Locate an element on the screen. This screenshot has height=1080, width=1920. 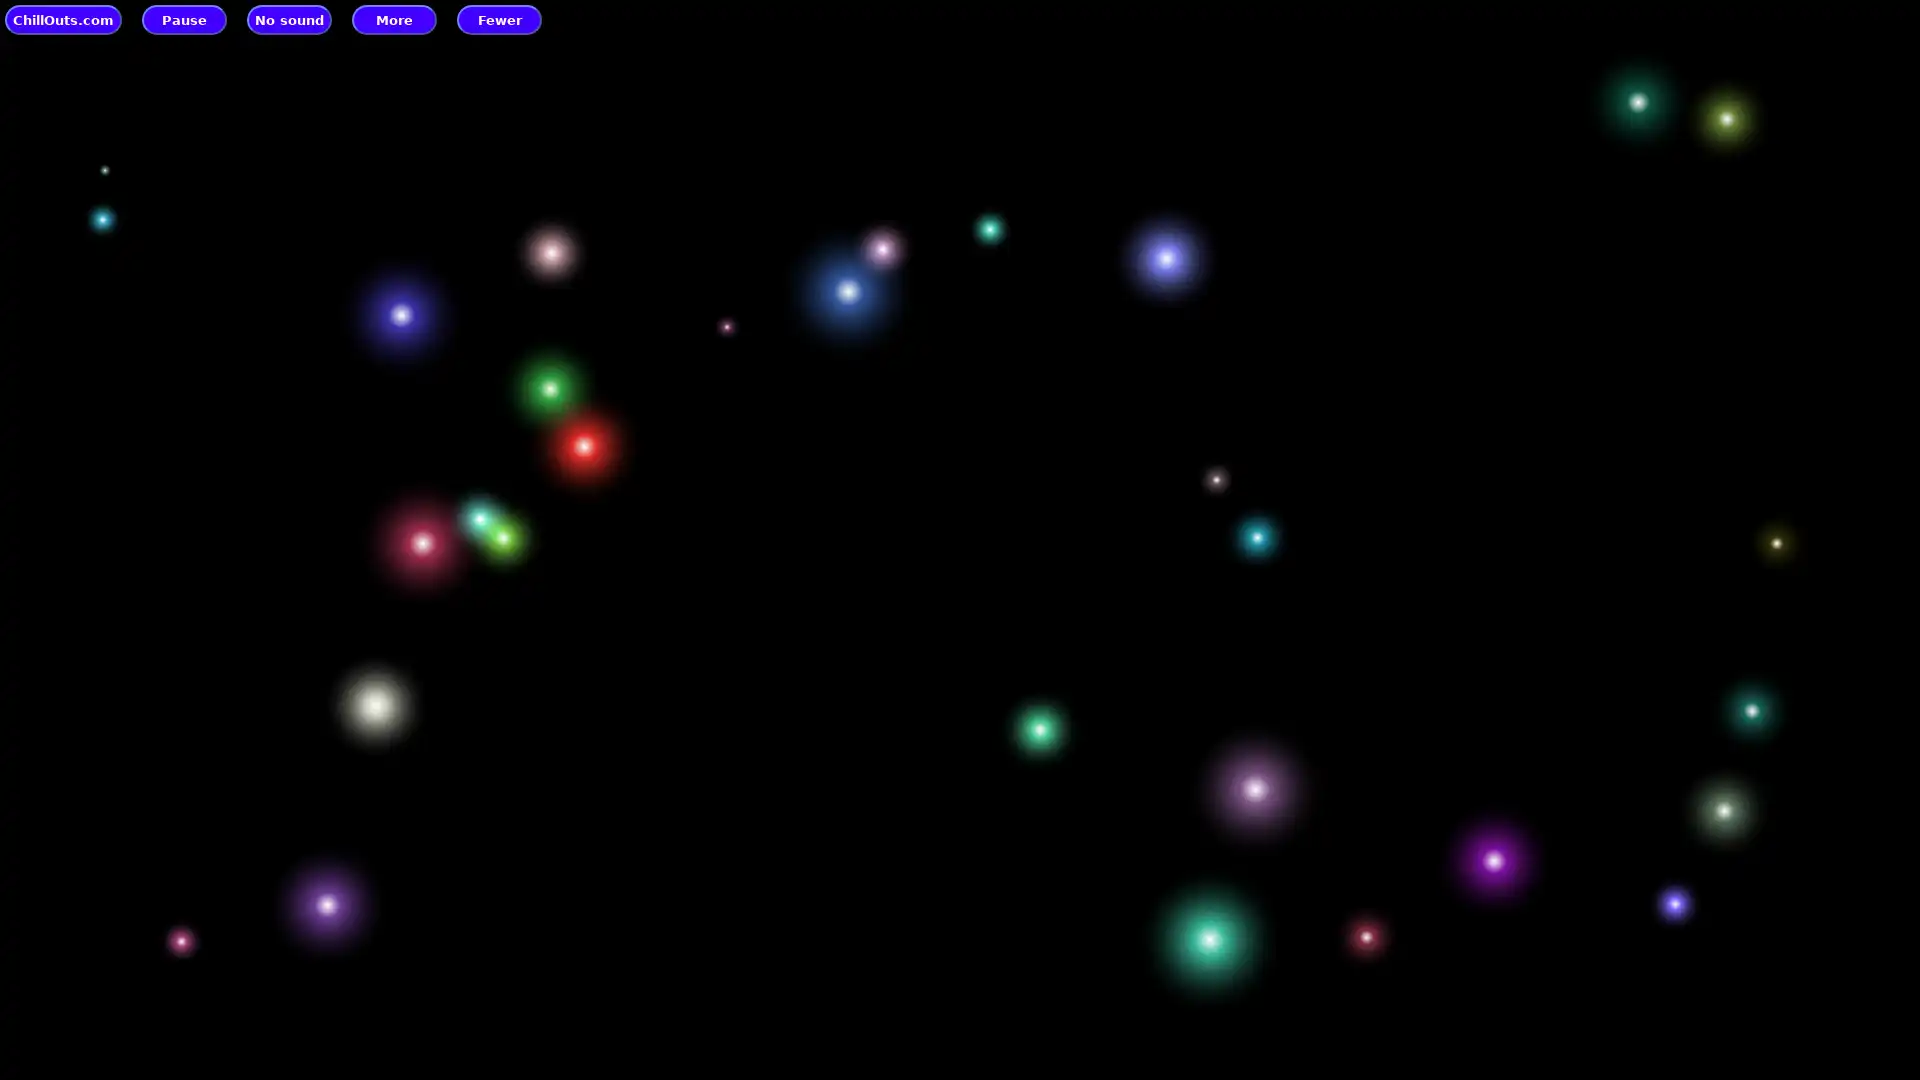
More is located at coordinates (394, 19).